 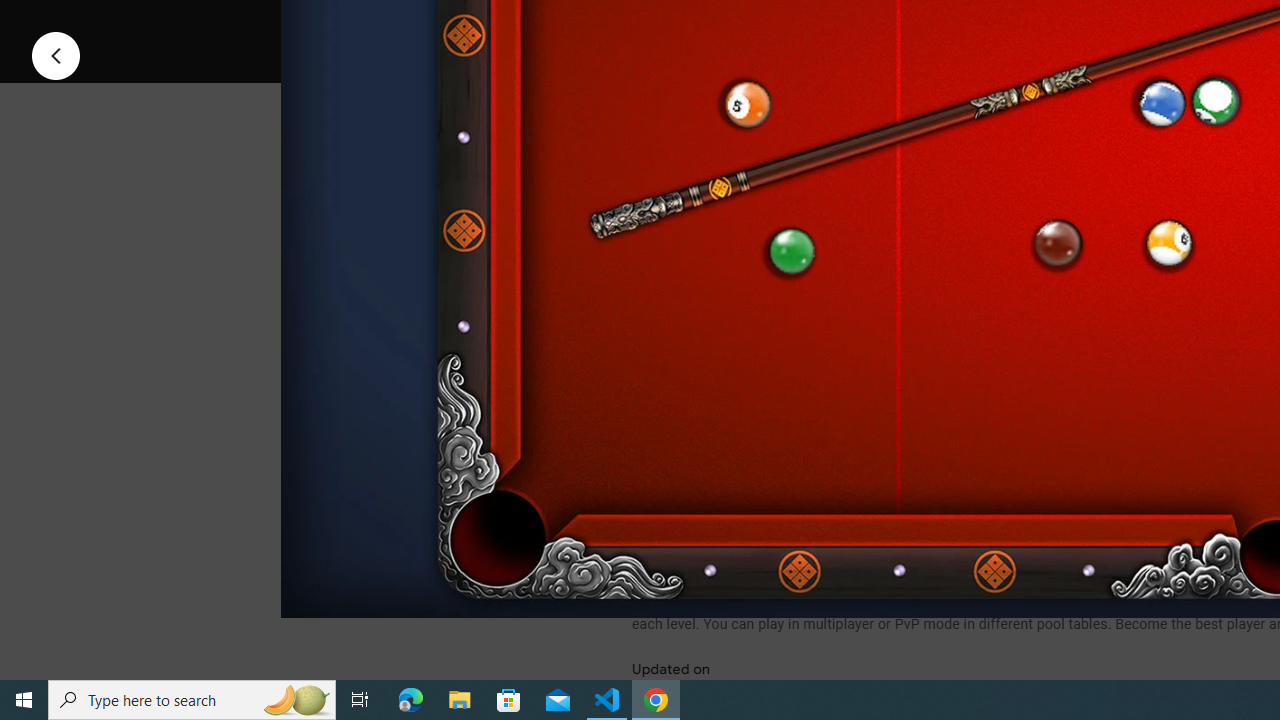 What do you see at coordinates (889, 24) in the screenshot?
I see `'Share'` at bounding box center [889, 24].